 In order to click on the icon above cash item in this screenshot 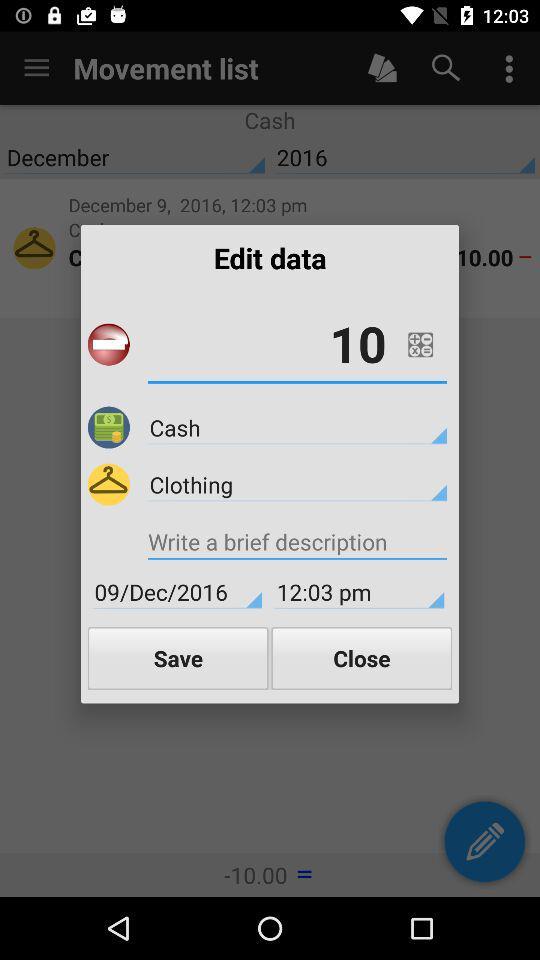, I will do `click(419, 344)`.